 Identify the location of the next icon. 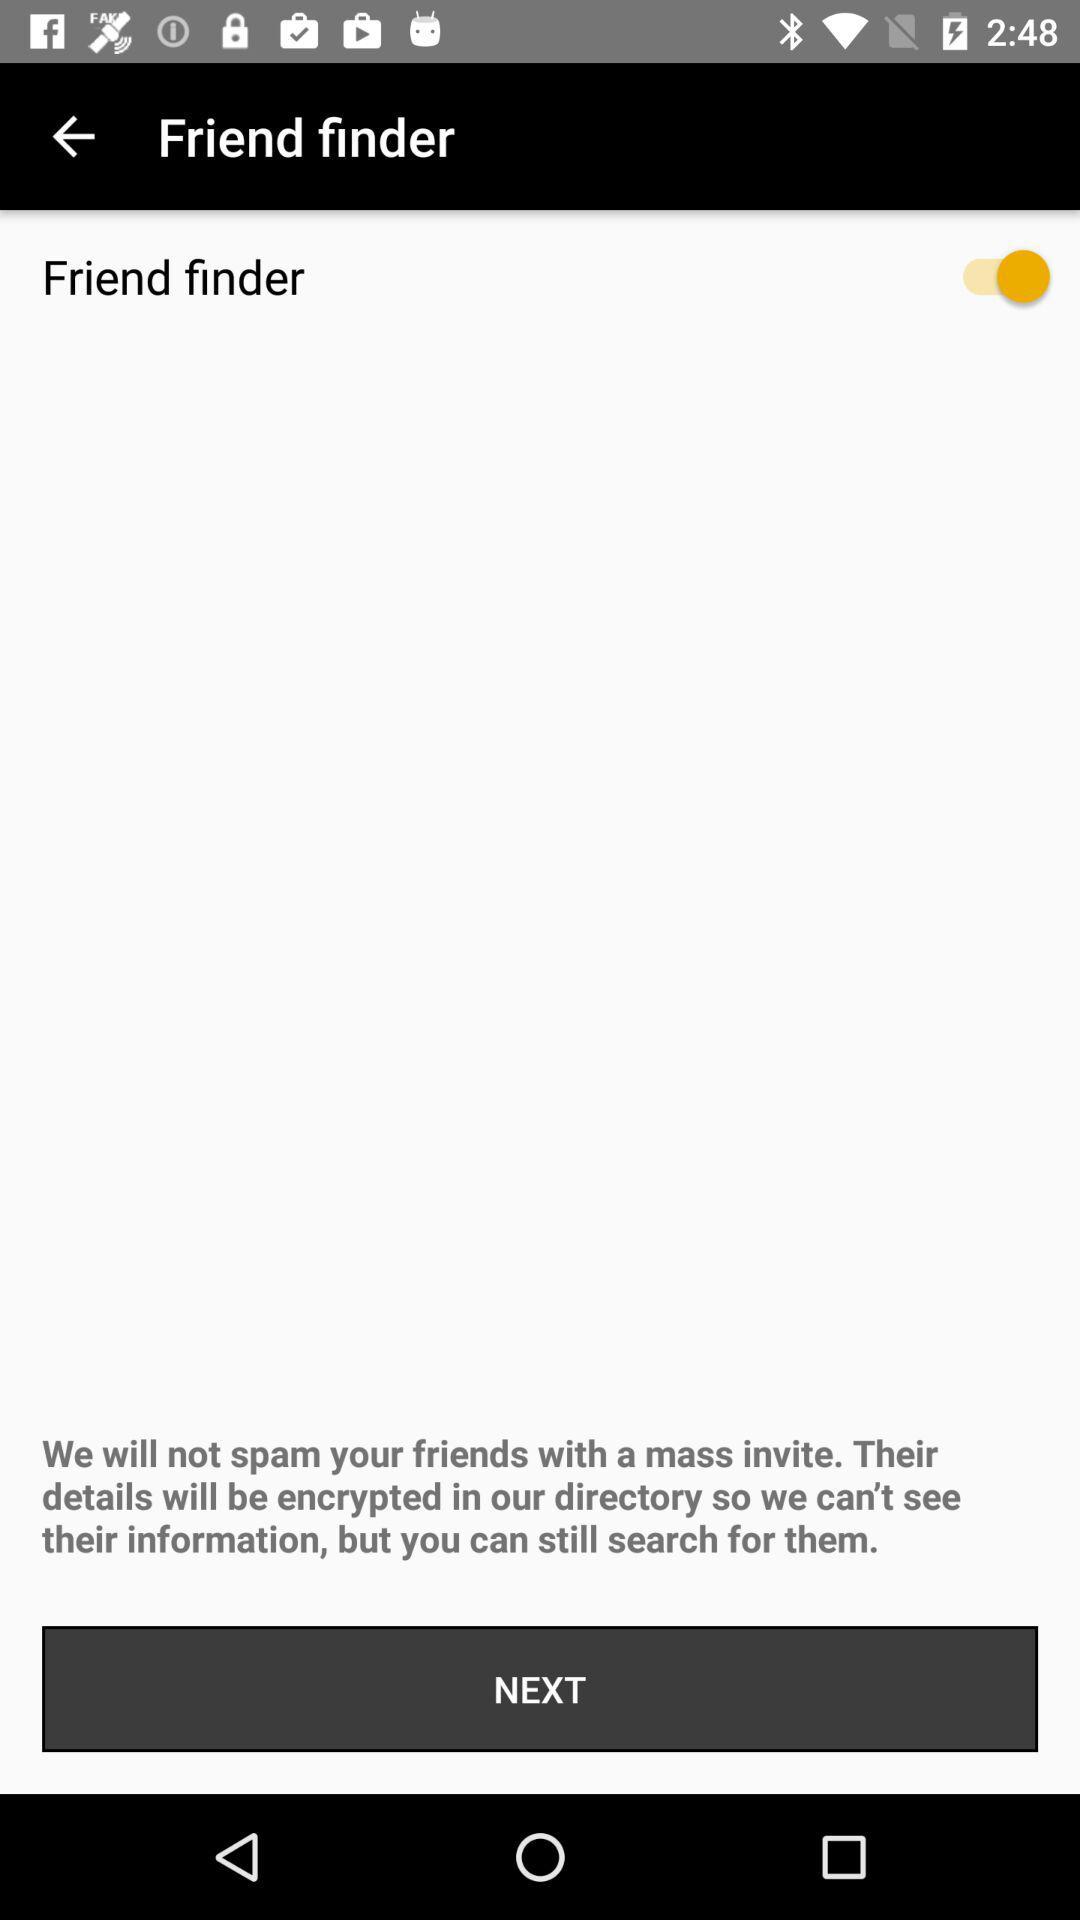
(540, 1688).